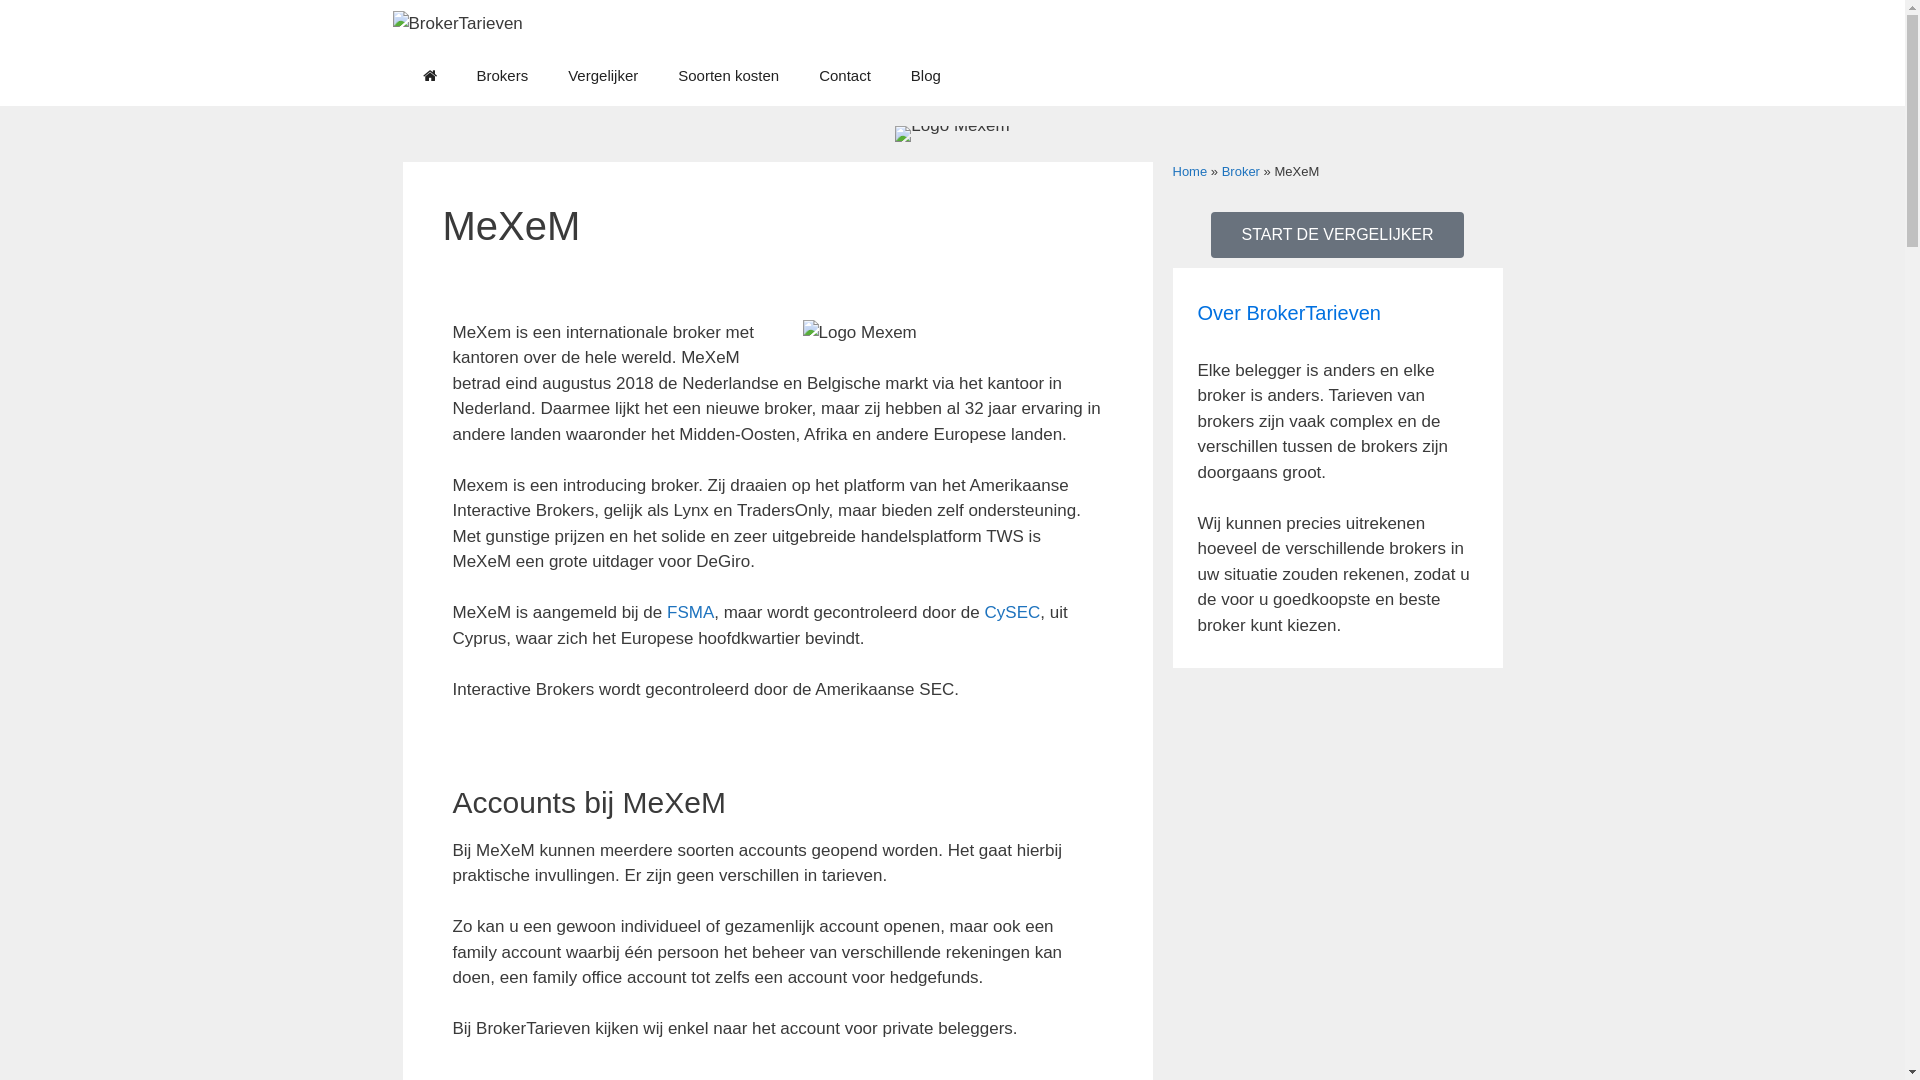 This screenshot has width=1920, height=1080. Describe the element at coordinates (797, 75) in the screenshot. I see `'Contact'` at that location.